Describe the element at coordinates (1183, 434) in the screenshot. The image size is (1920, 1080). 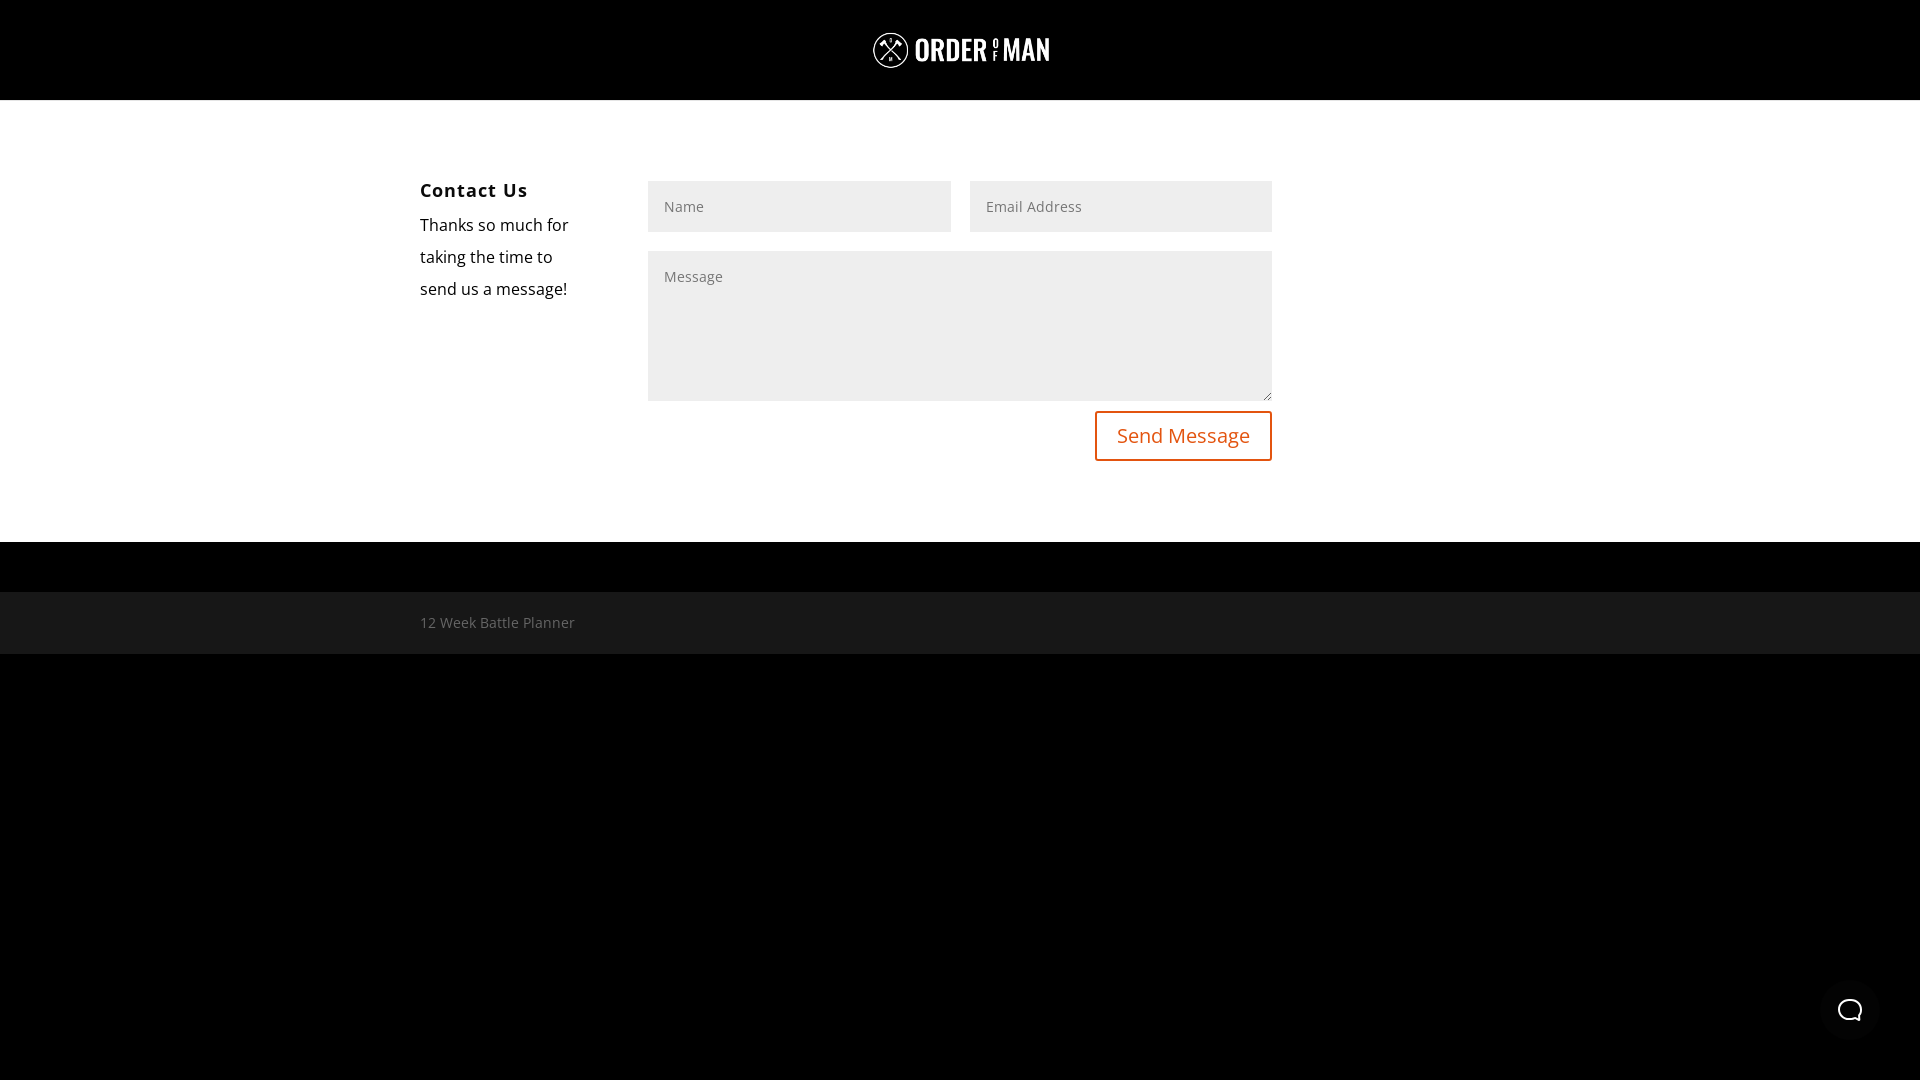
I see `'Send Message'` at that location.